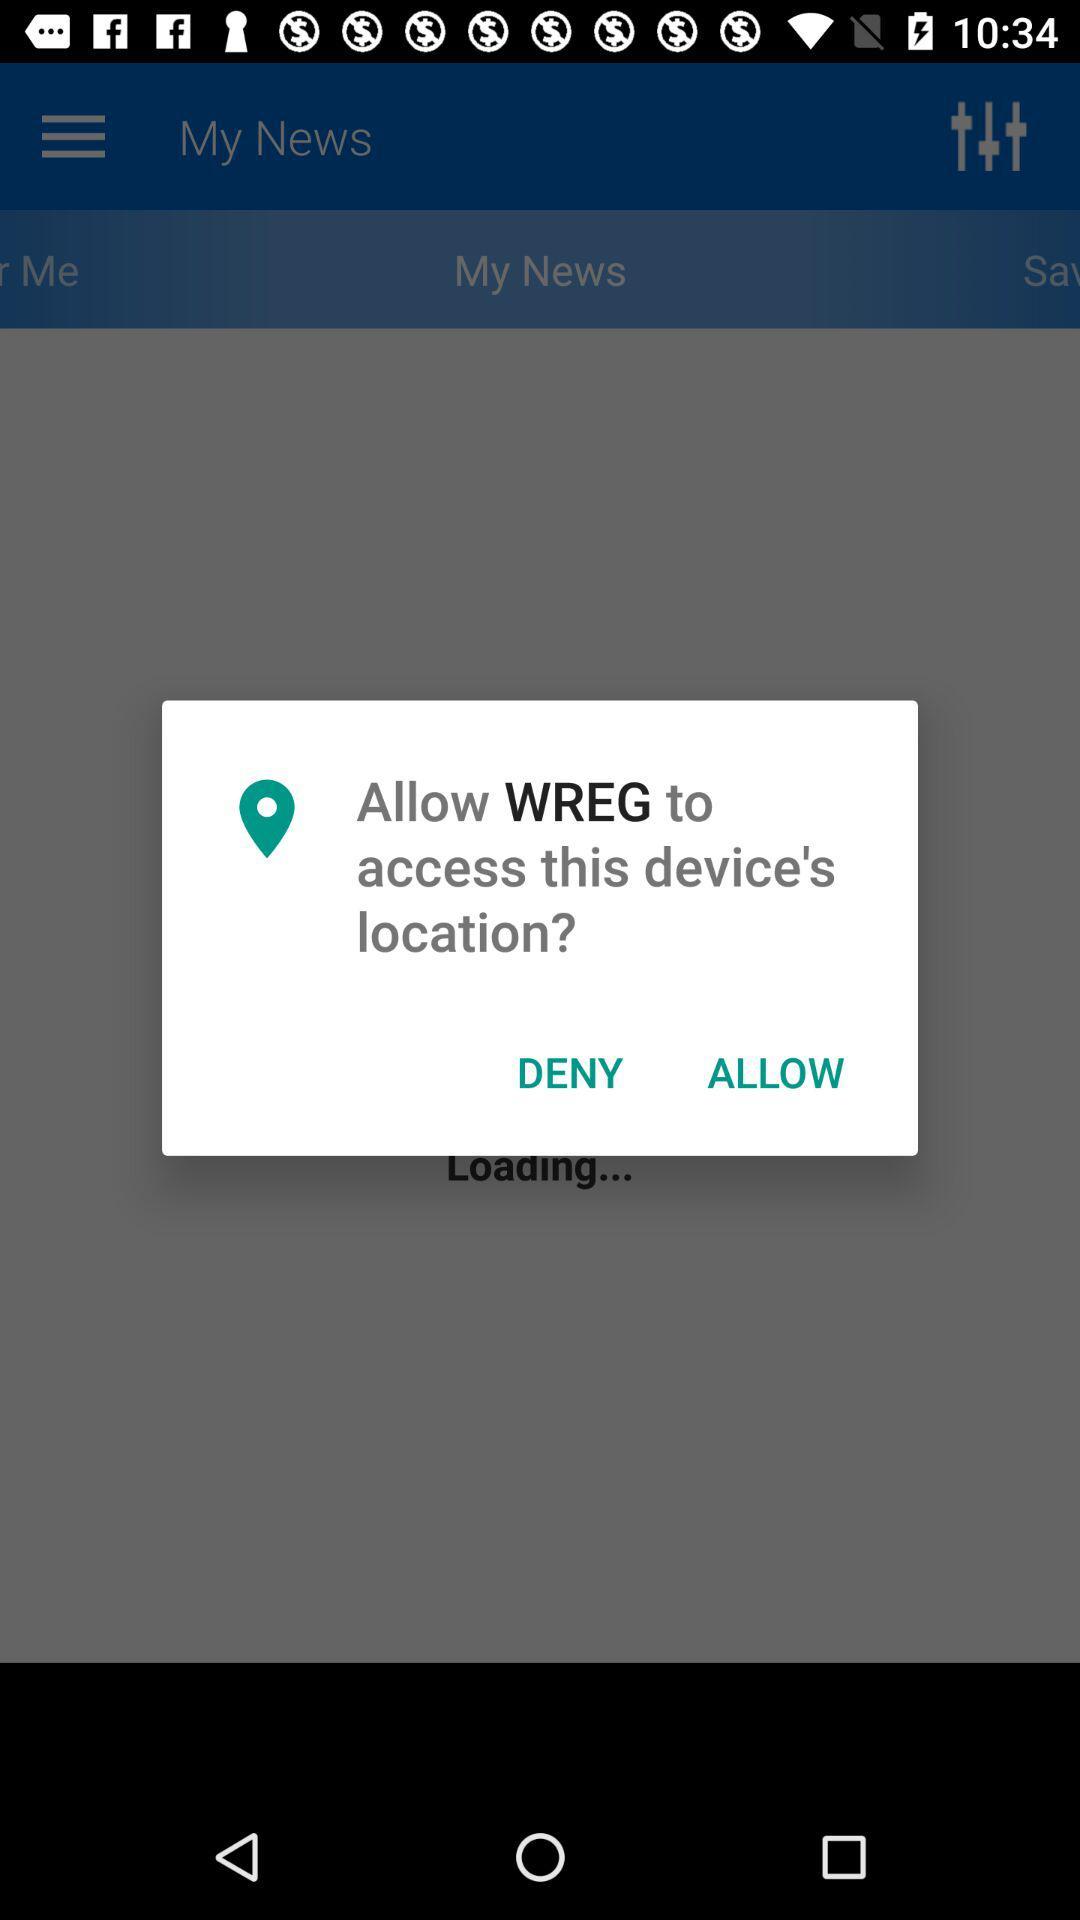 The height and width of the screenshot is (1920, 1080). What do you see at coordinates (987, 135) in the screenshot?
I see `the sliders icon` at bounding box center [987, 135].